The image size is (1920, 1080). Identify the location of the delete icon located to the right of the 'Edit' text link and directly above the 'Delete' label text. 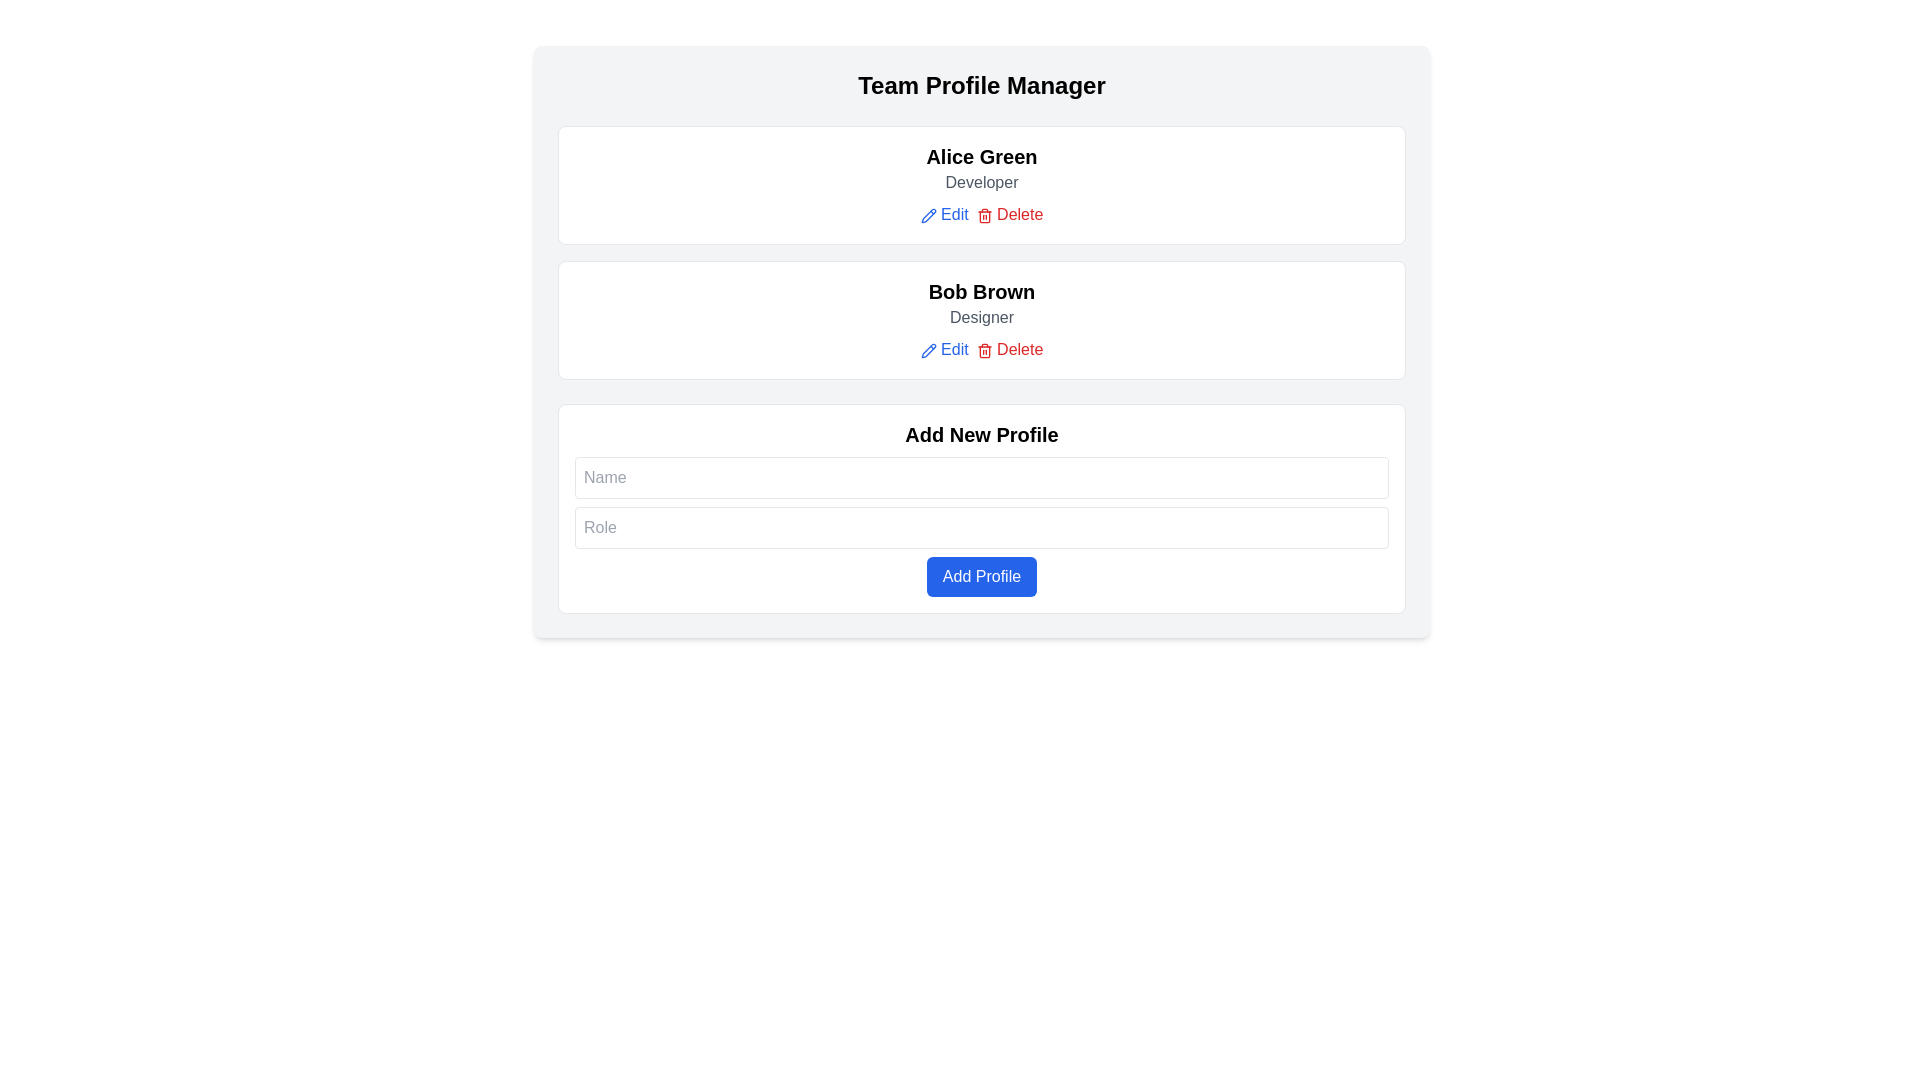
(984, 349).